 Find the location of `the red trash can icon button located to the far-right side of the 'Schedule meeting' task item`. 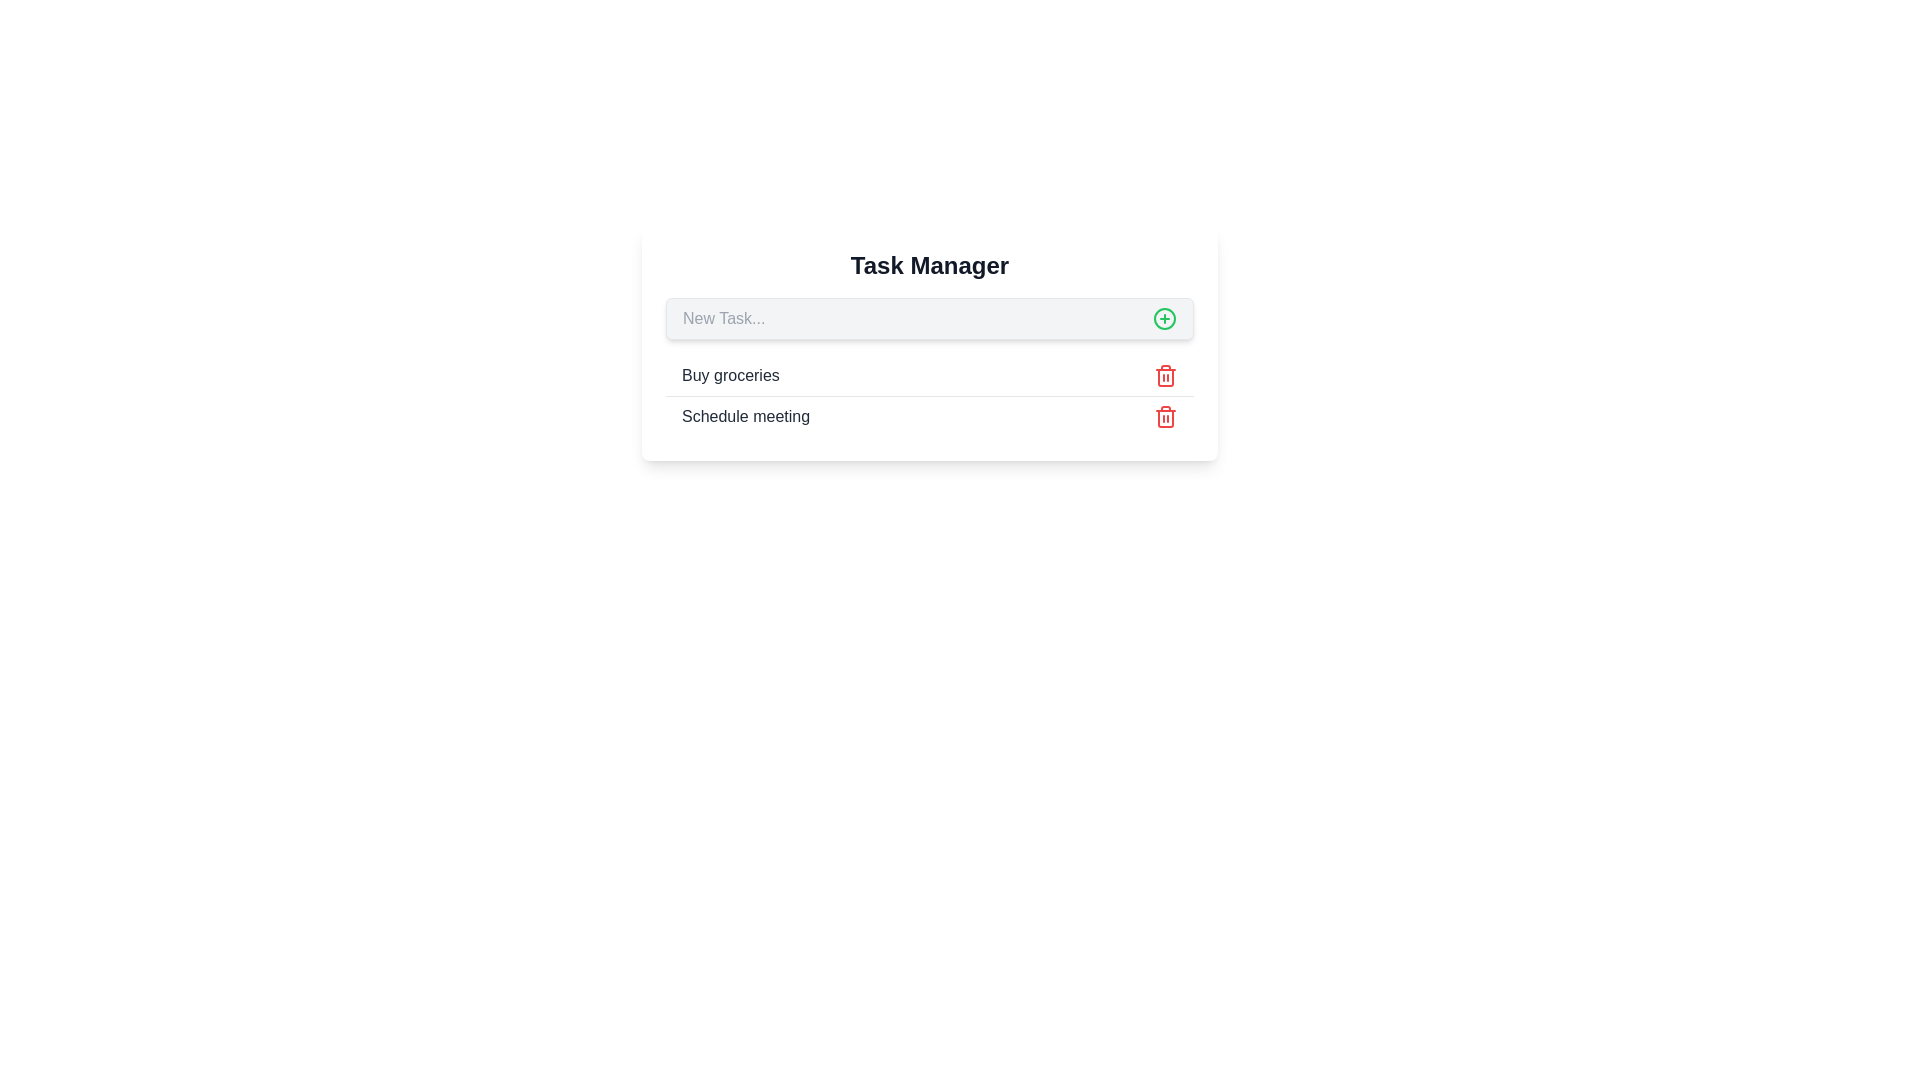

the red trash can icon button located to the far-right side of the 'Schedule meeting' task item is located at coordinates (1166, 415).